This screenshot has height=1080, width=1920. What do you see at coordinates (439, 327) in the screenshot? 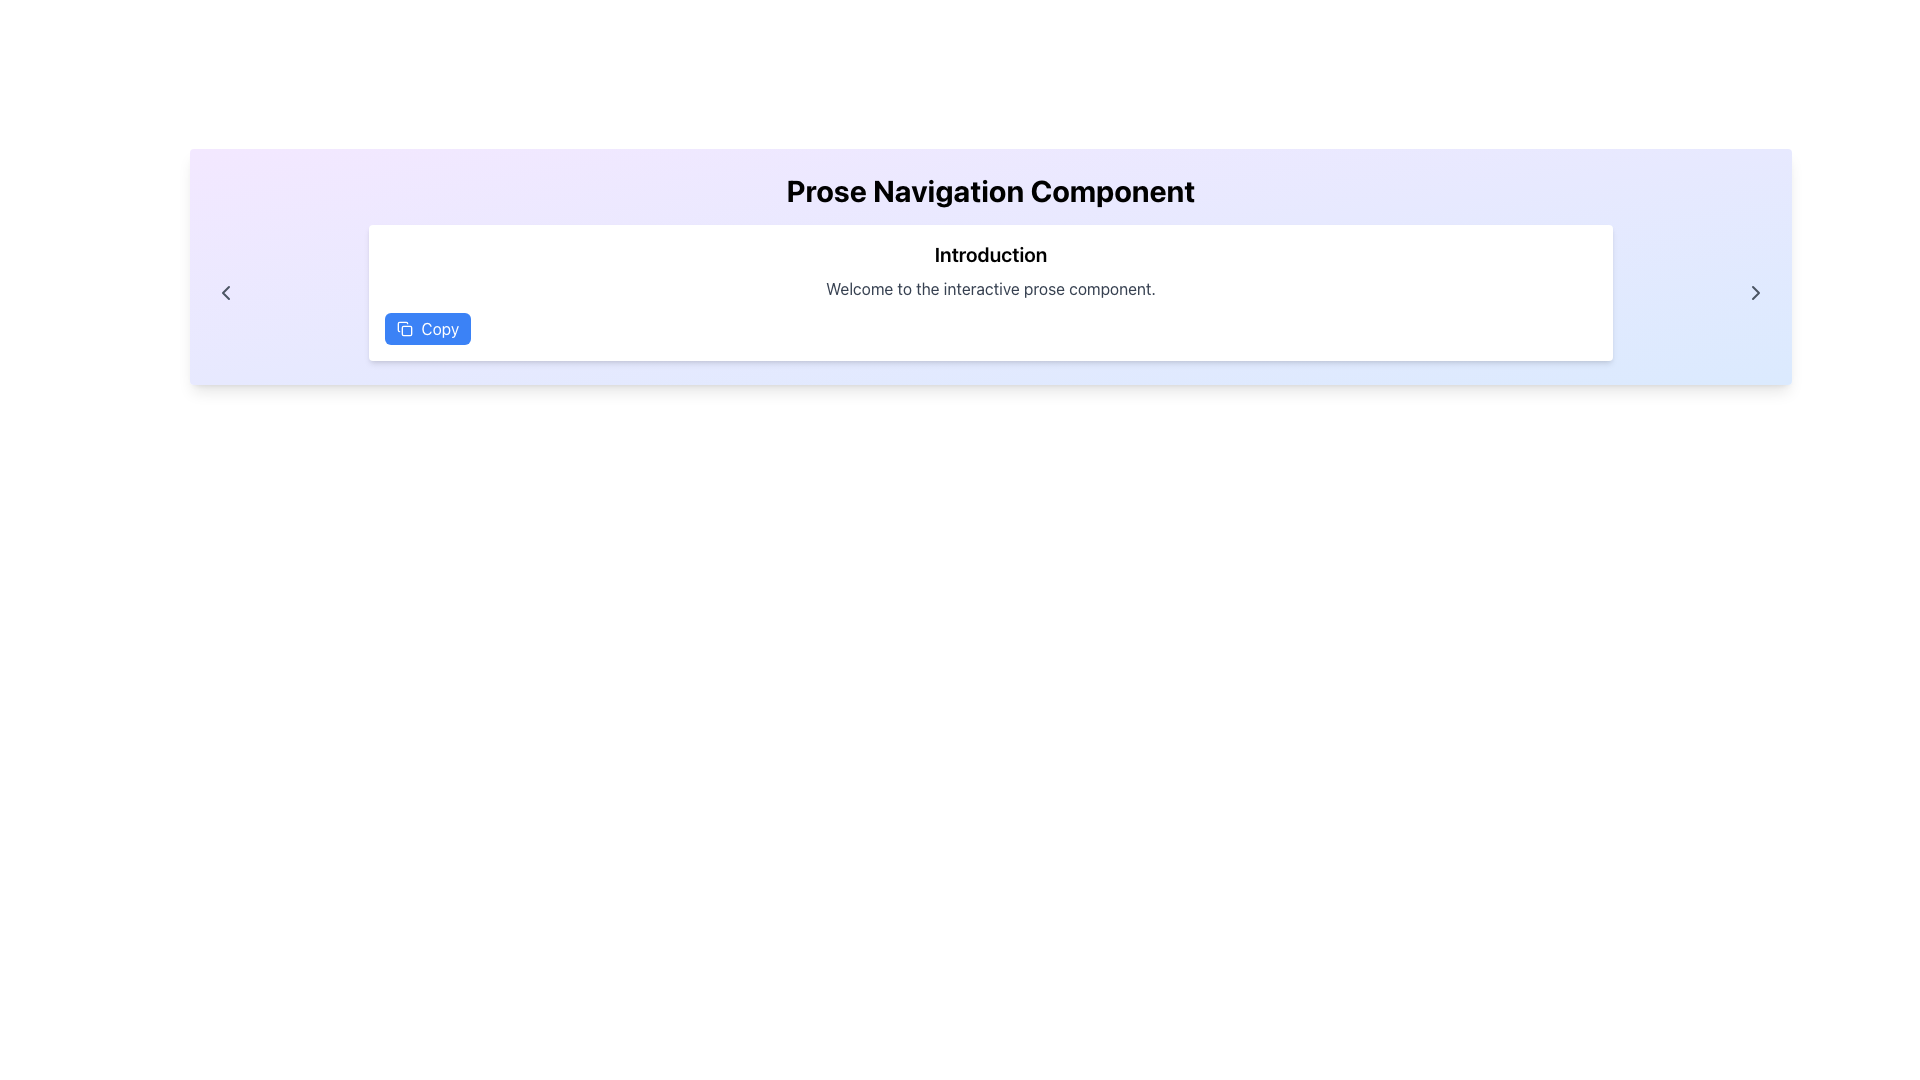
I see `text from the 'Copy' button, which is a bold, white font on a blue background, located in the top-left region of the content box` at bounding box center [439, 327].